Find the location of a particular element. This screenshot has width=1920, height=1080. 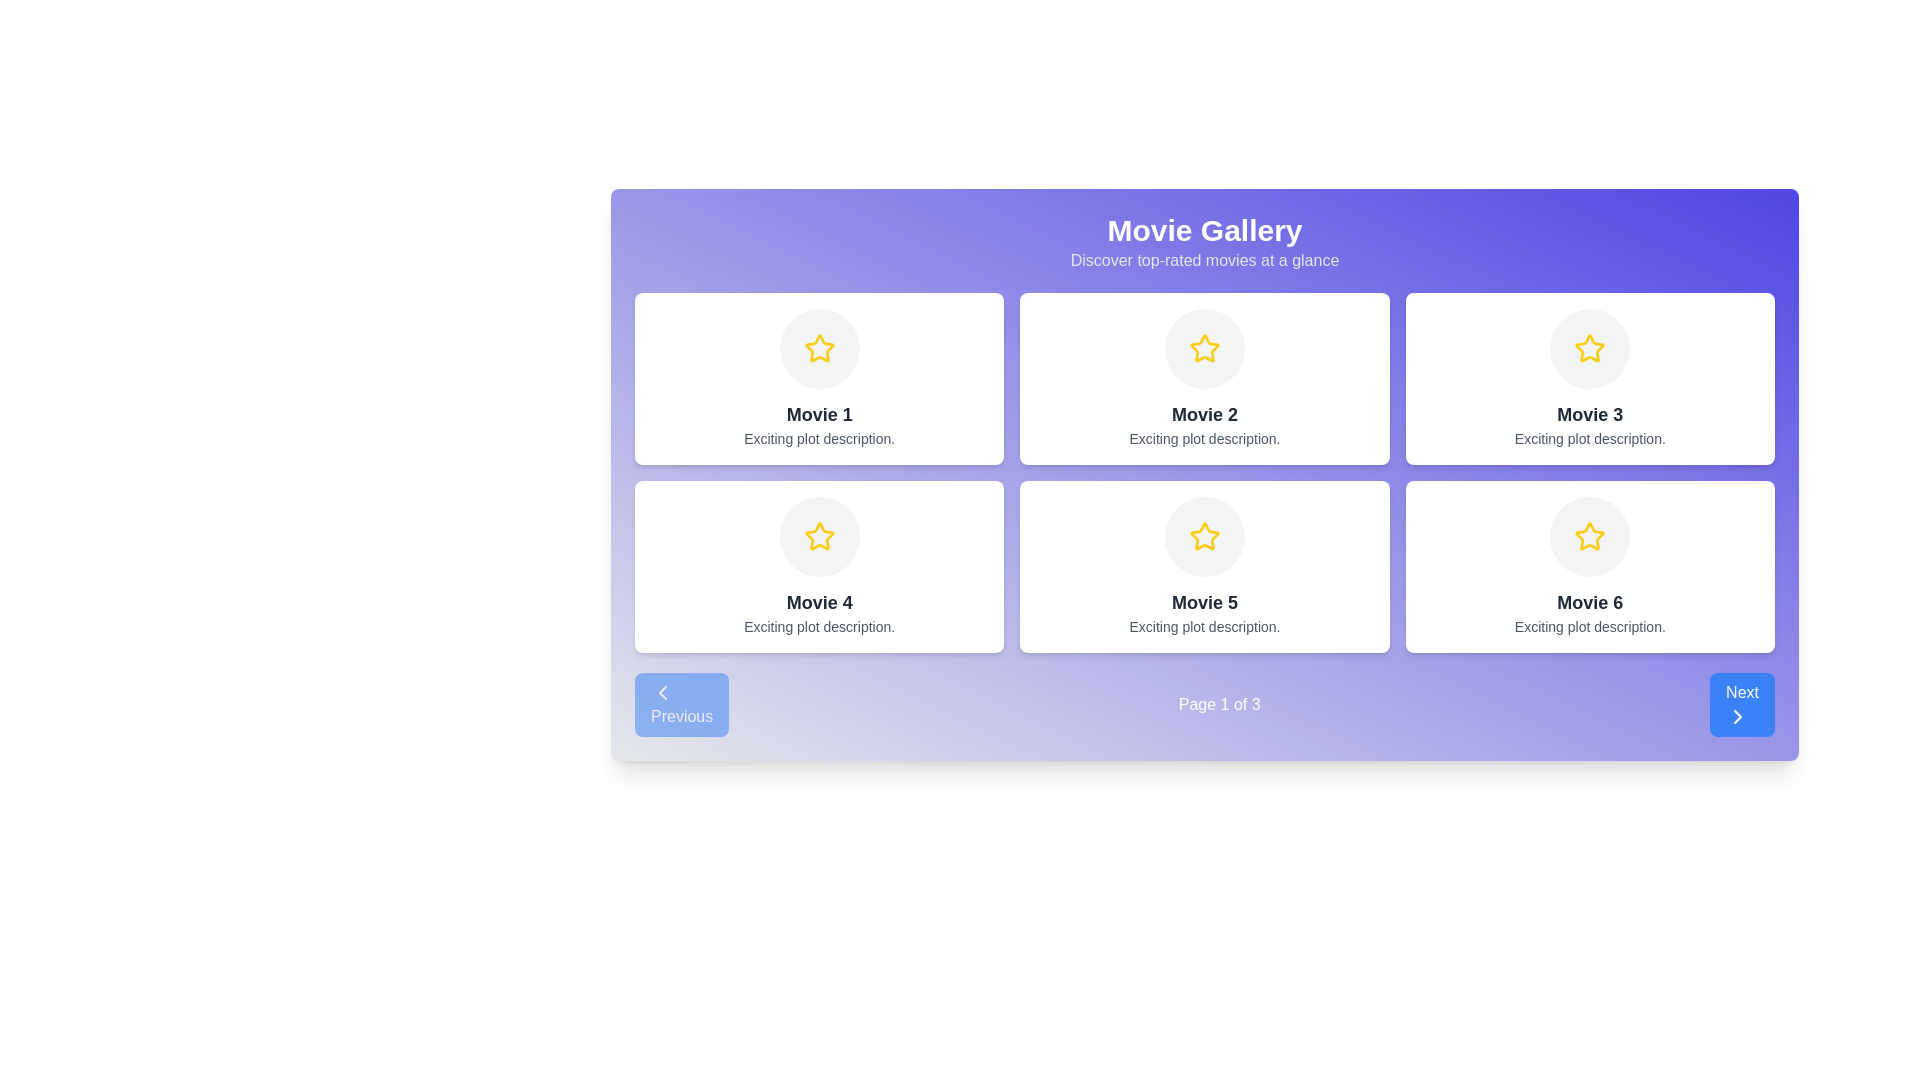

the Icon button located in the middle of the 'Movie 6' card at the bottom-right of the movie cards grid is located at coordinates (1589, 535).